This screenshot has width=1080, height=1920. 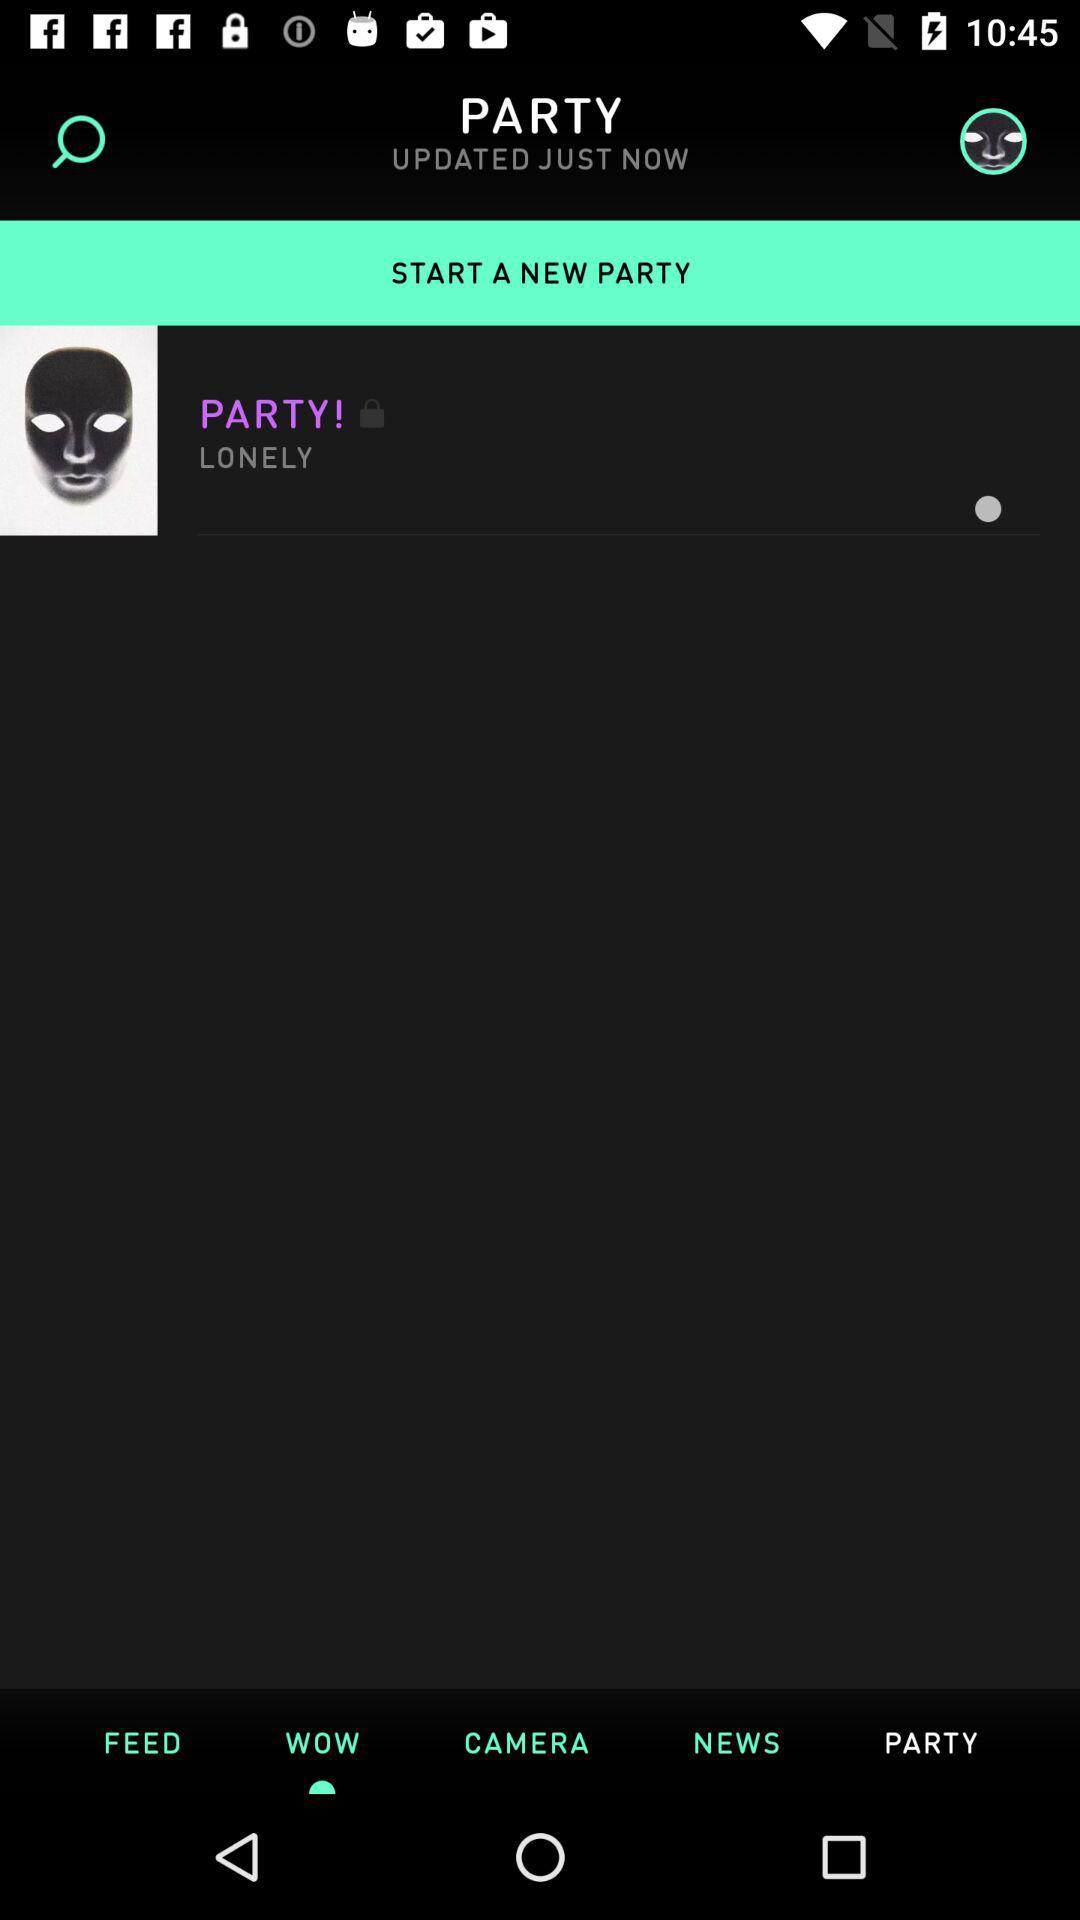 I want to click on option beside feed, so click(x=321, y=1740).